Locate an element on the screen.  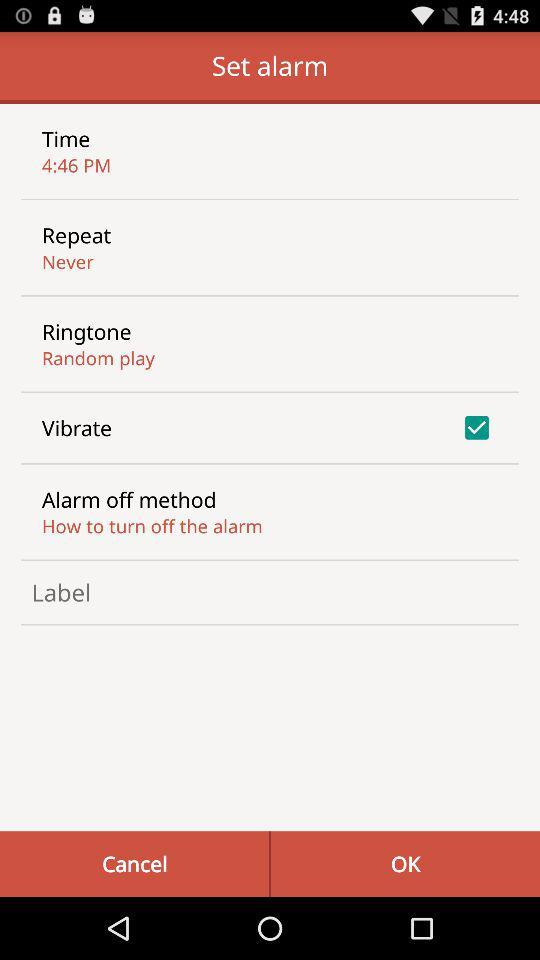
app above repeat is located at coordinates (75, 164).